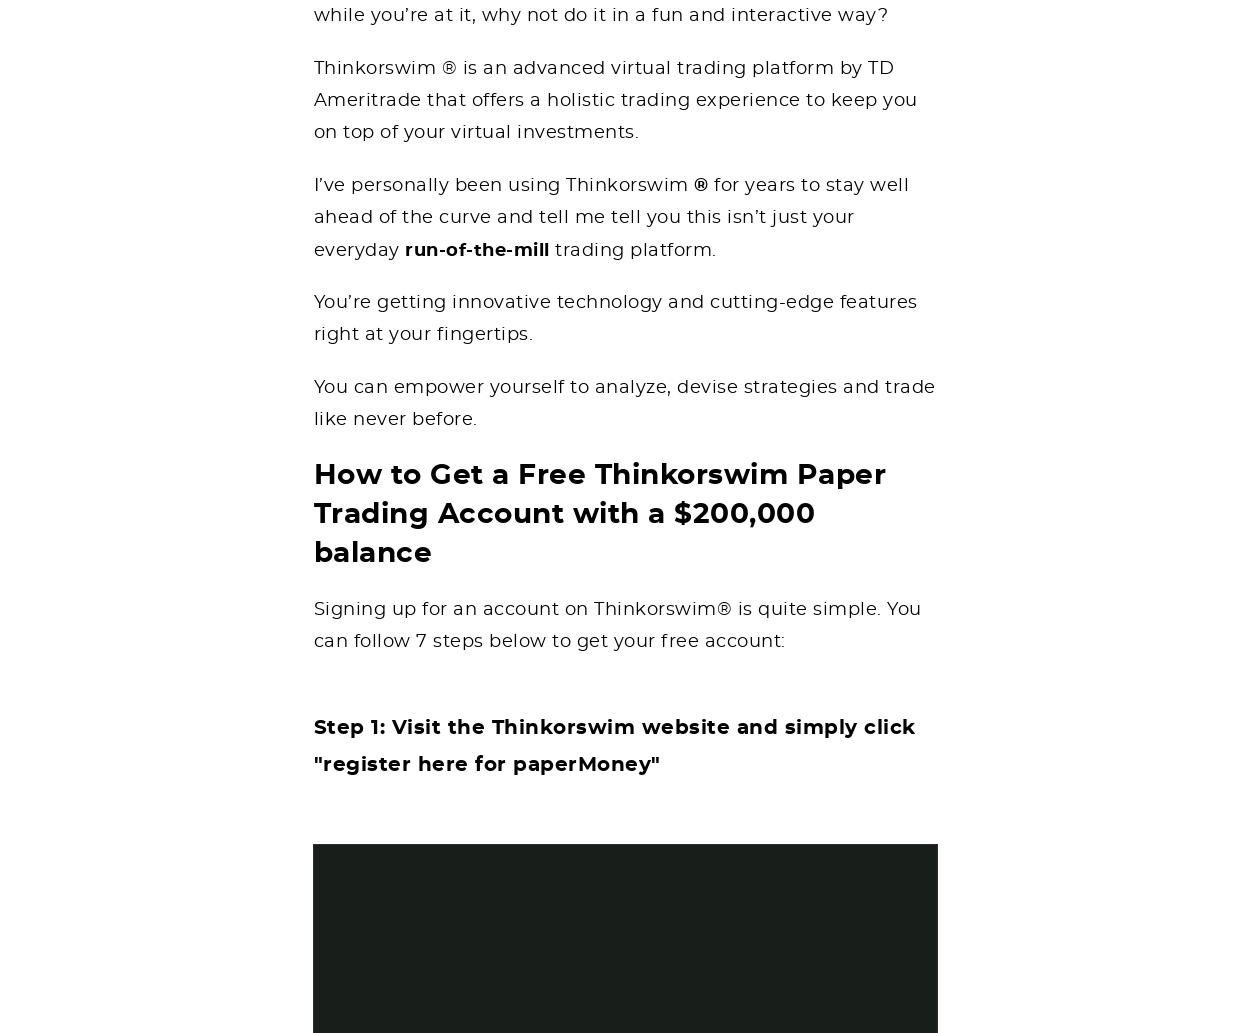  What do you see at coordinates (630, 184) in the screenshot?
I see `'Thinkorswim'` at bounding box center [630, 184].